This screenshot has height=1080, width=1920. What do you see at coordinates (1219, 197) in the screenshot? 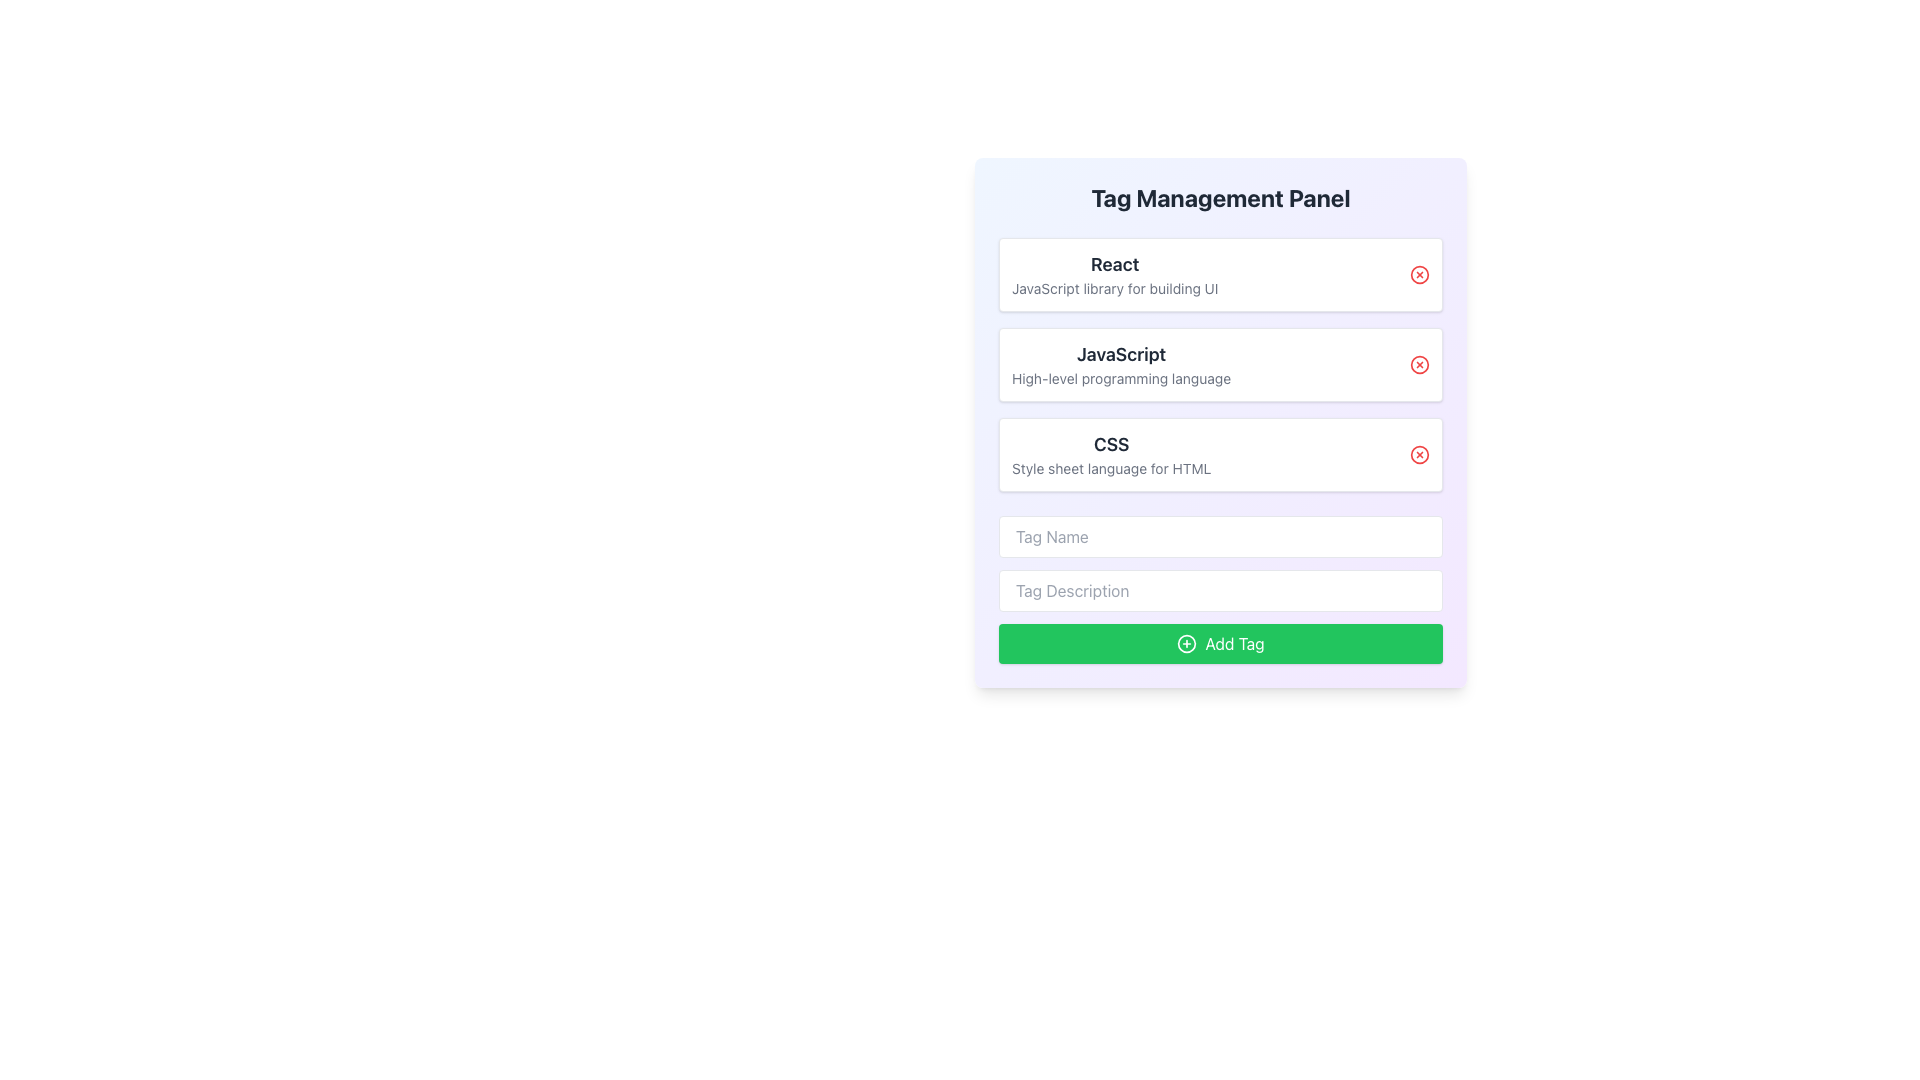
I see `text of the bold header displaying 'Tag Management Panel' at the top-center of the panel with a gradient background` at bounding box center [1219, 197].